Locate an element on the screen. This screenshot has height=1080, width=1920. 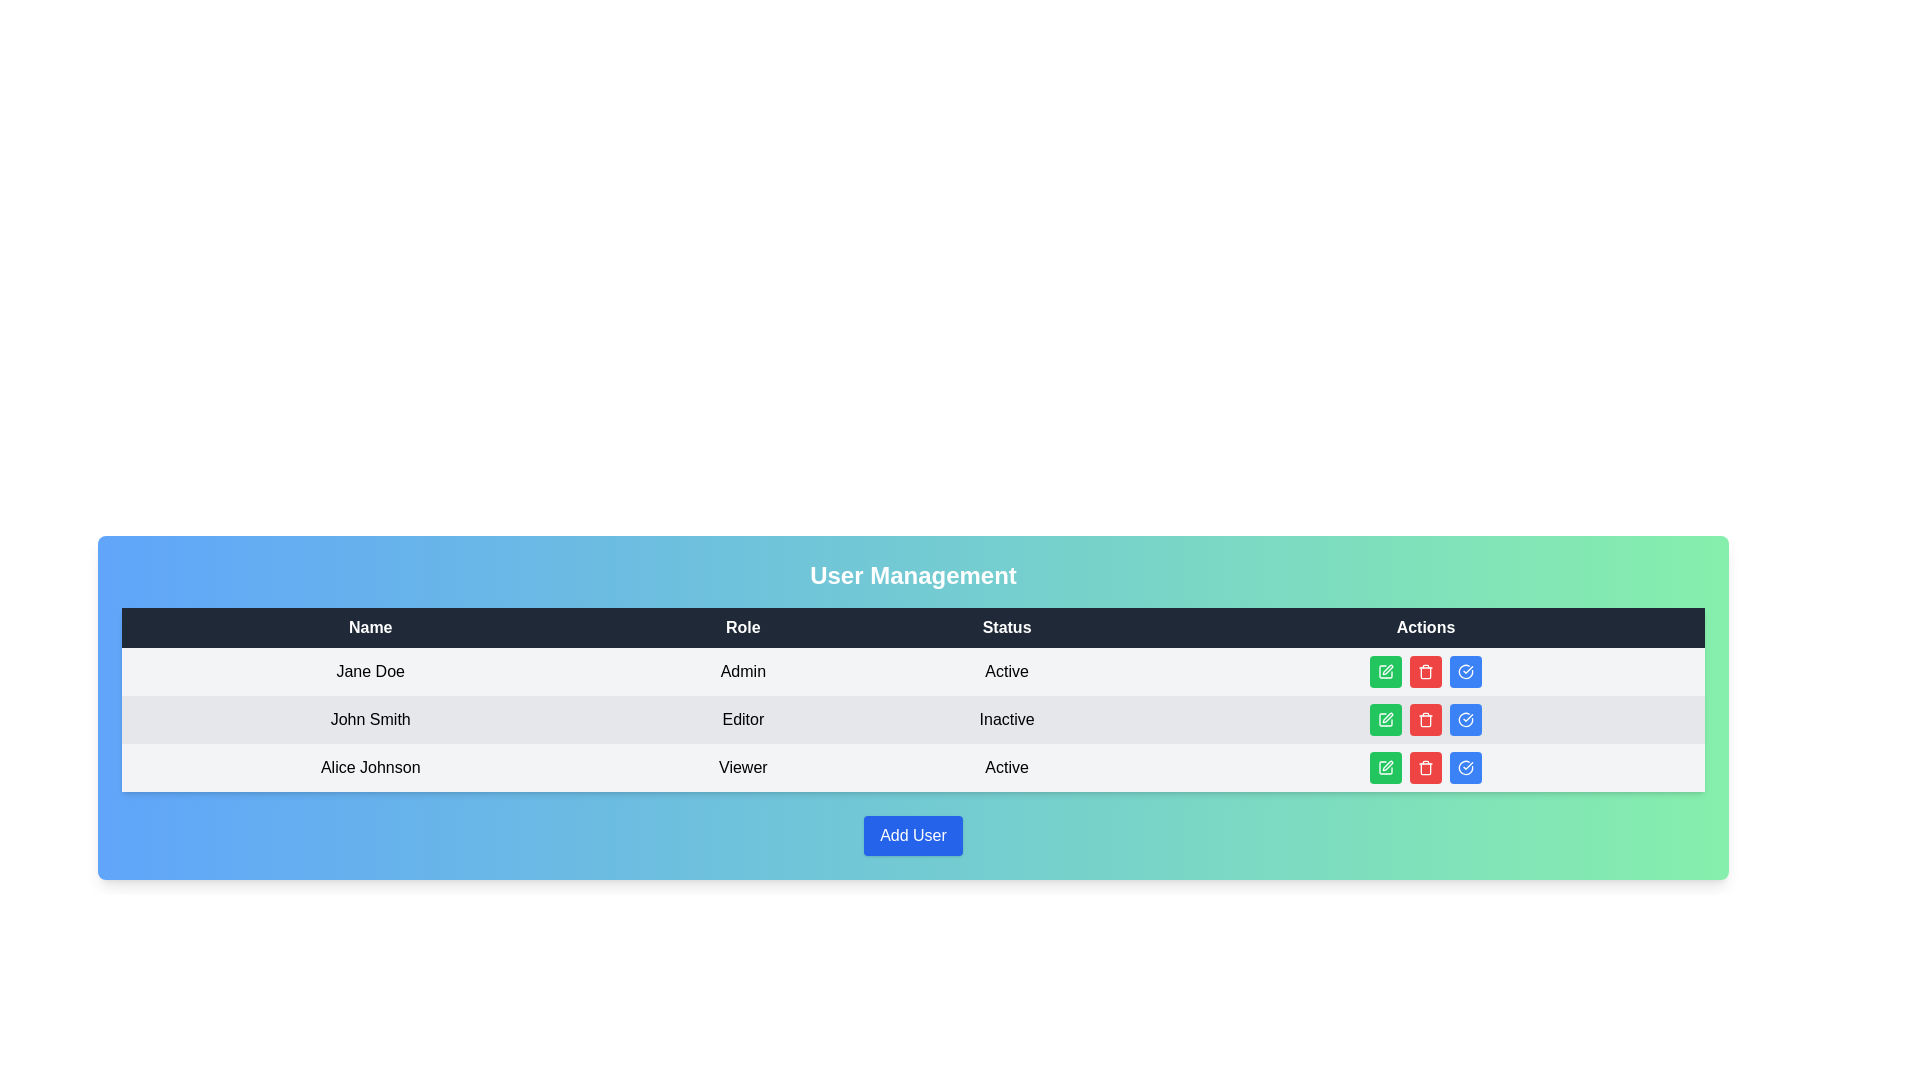
the pencil-shaped icon with a square background located in the 'Actions' column of the last row in the user management table for user 'Alice Johnson' is located at coordinates (1385, 766).